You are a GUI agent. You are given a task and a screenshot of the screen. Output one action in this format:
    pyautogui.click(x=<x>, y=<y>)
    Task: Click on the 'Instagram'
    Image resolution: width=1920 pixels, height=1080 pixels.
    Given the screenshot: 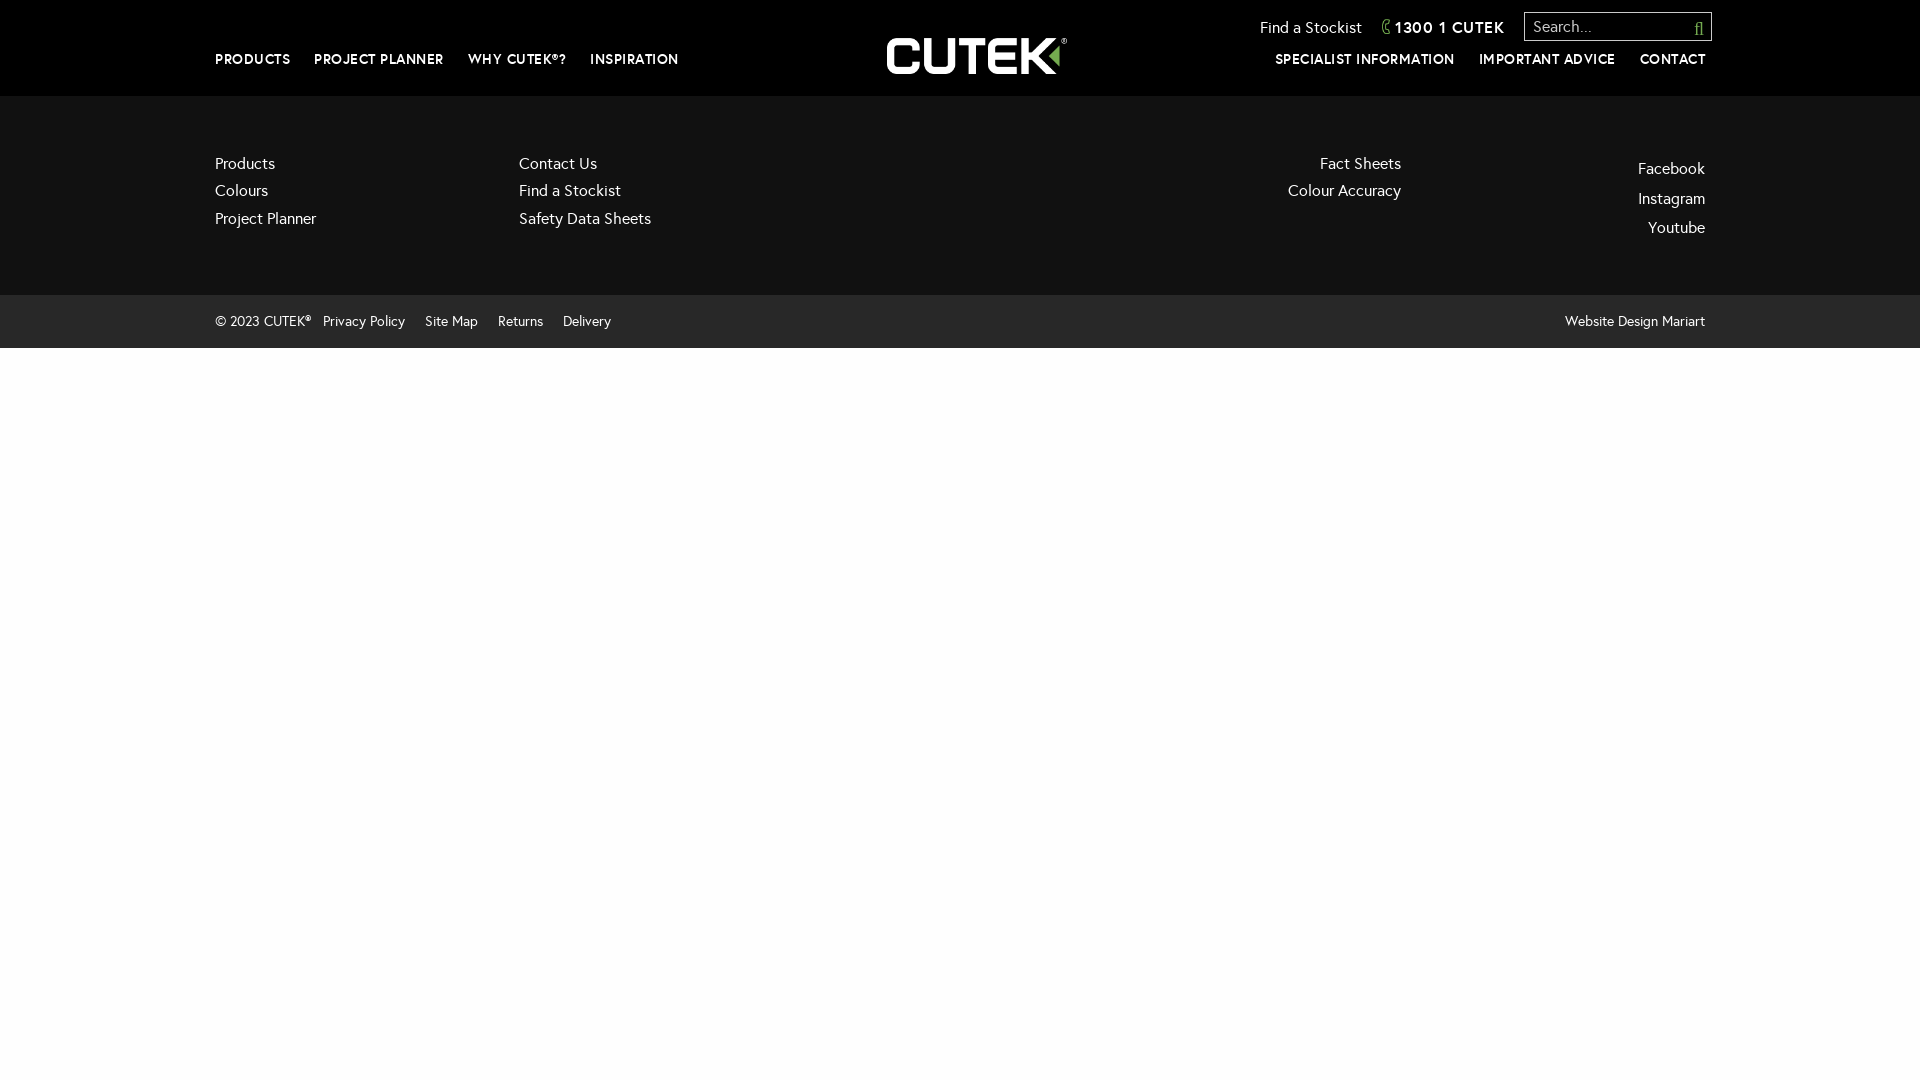 What is the action you would take?
    pyautogui.click(x=1567, y=199)
    